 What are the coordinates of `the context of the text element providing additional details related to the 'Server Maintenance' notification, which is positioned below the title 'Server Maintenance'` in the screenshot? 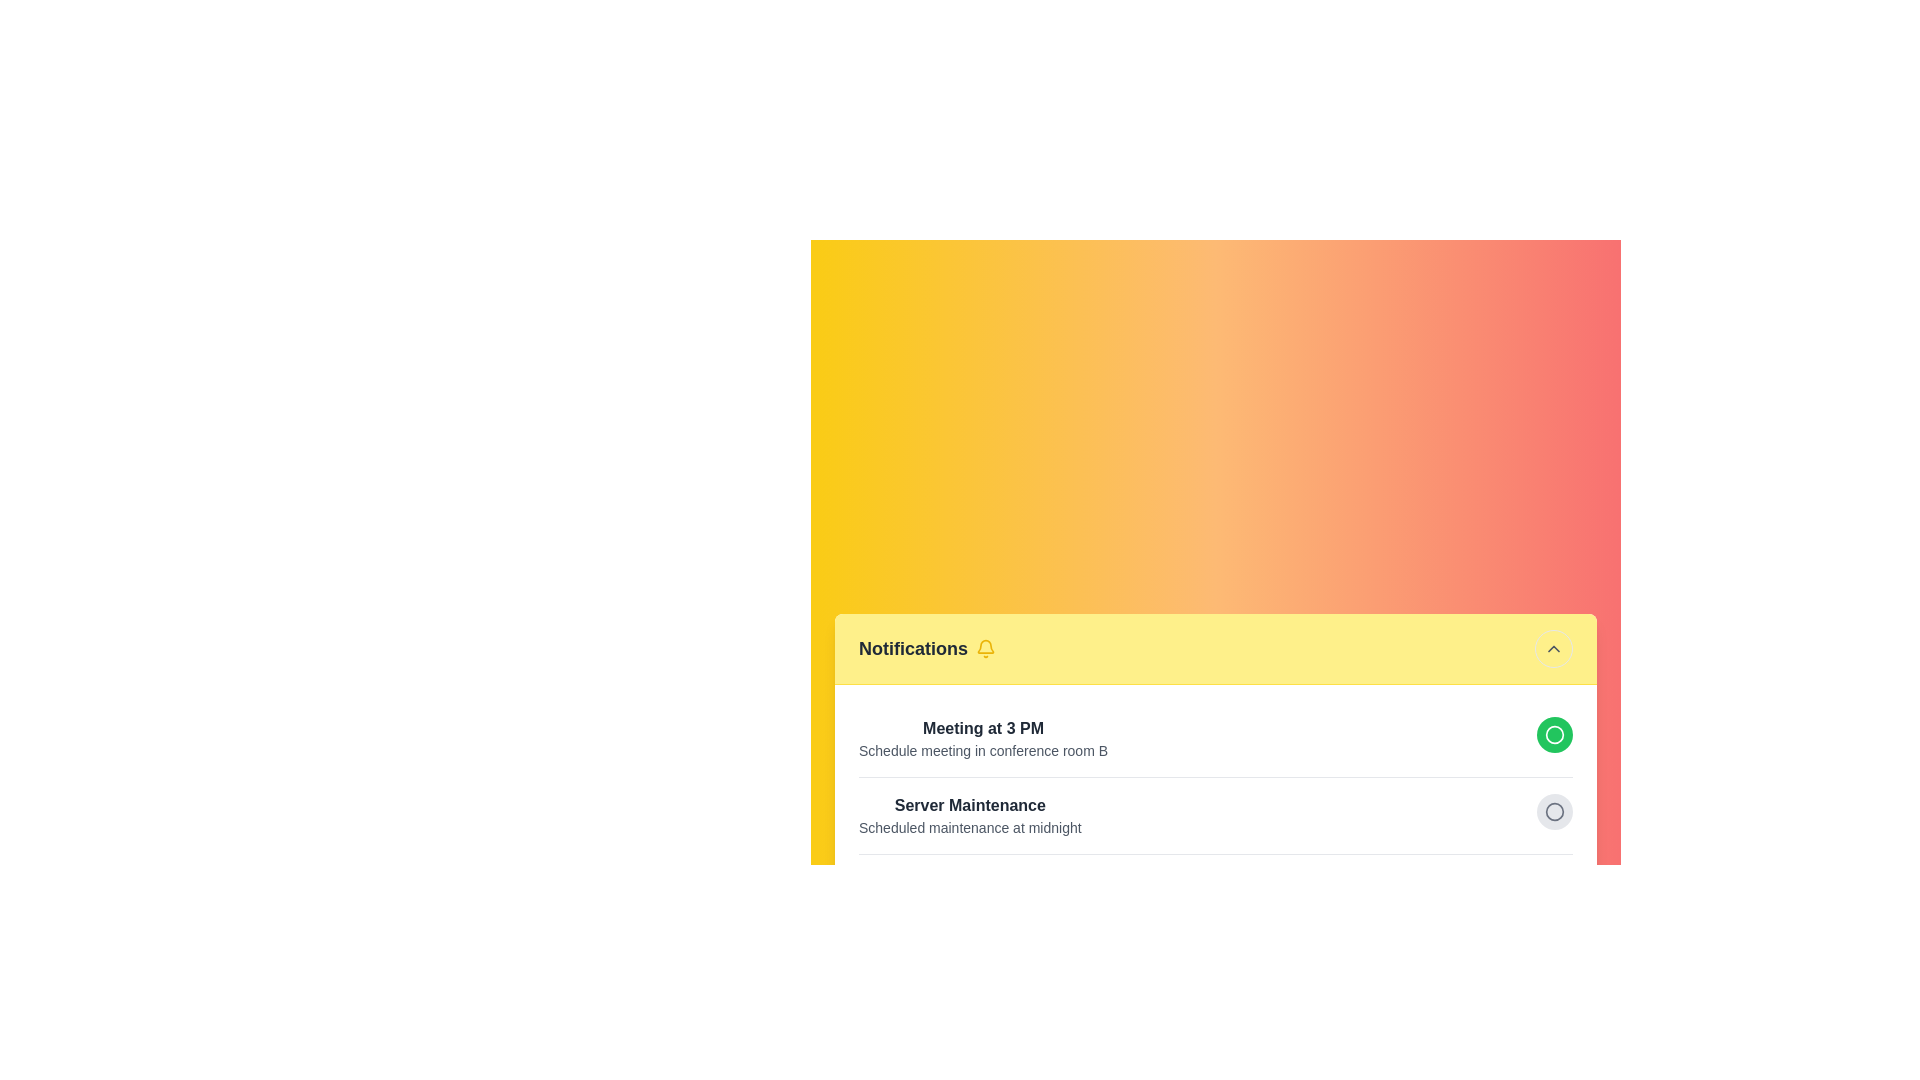 It's located at (970, 827).